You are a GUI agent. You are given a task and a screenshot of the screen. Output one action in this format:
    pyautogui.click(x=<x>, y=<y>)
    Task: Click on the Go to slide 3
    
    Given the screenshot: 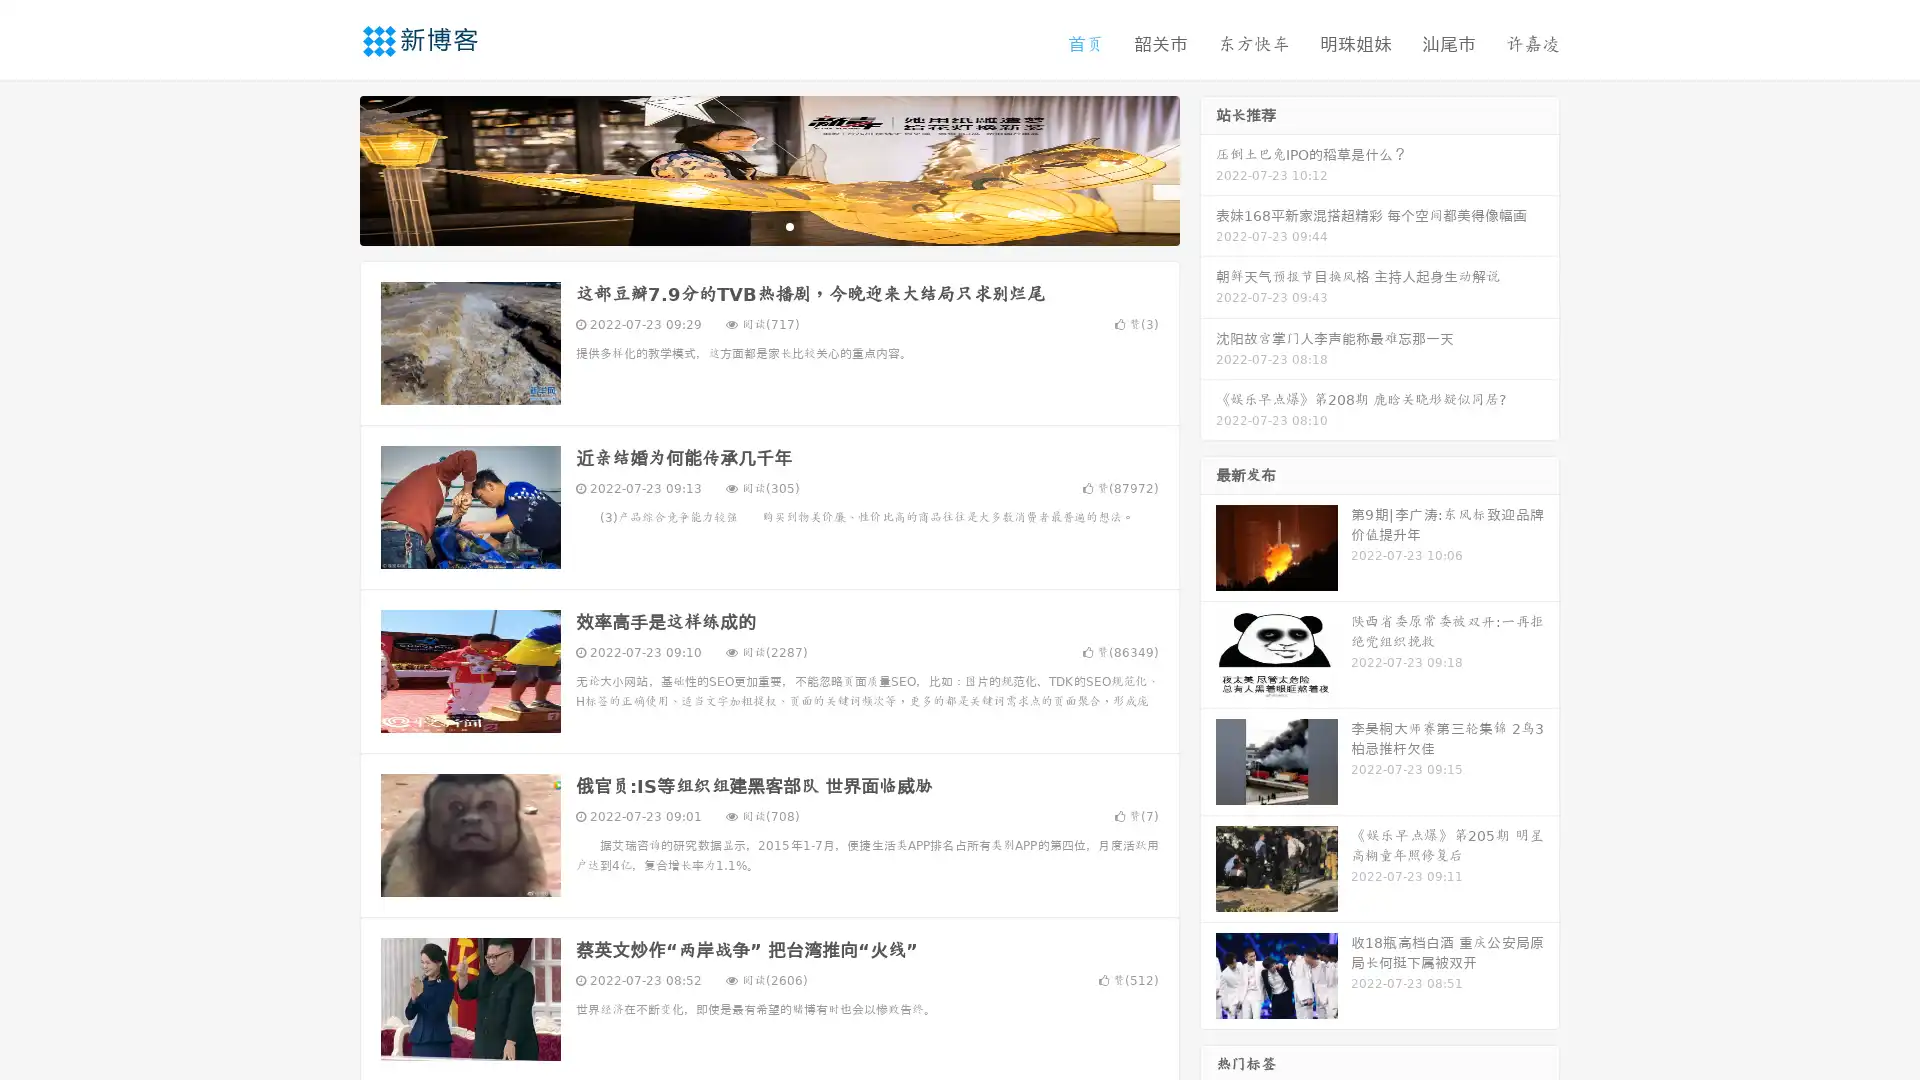 What is the action you would take?
    pyautogui.click(x=789, y=225)
    